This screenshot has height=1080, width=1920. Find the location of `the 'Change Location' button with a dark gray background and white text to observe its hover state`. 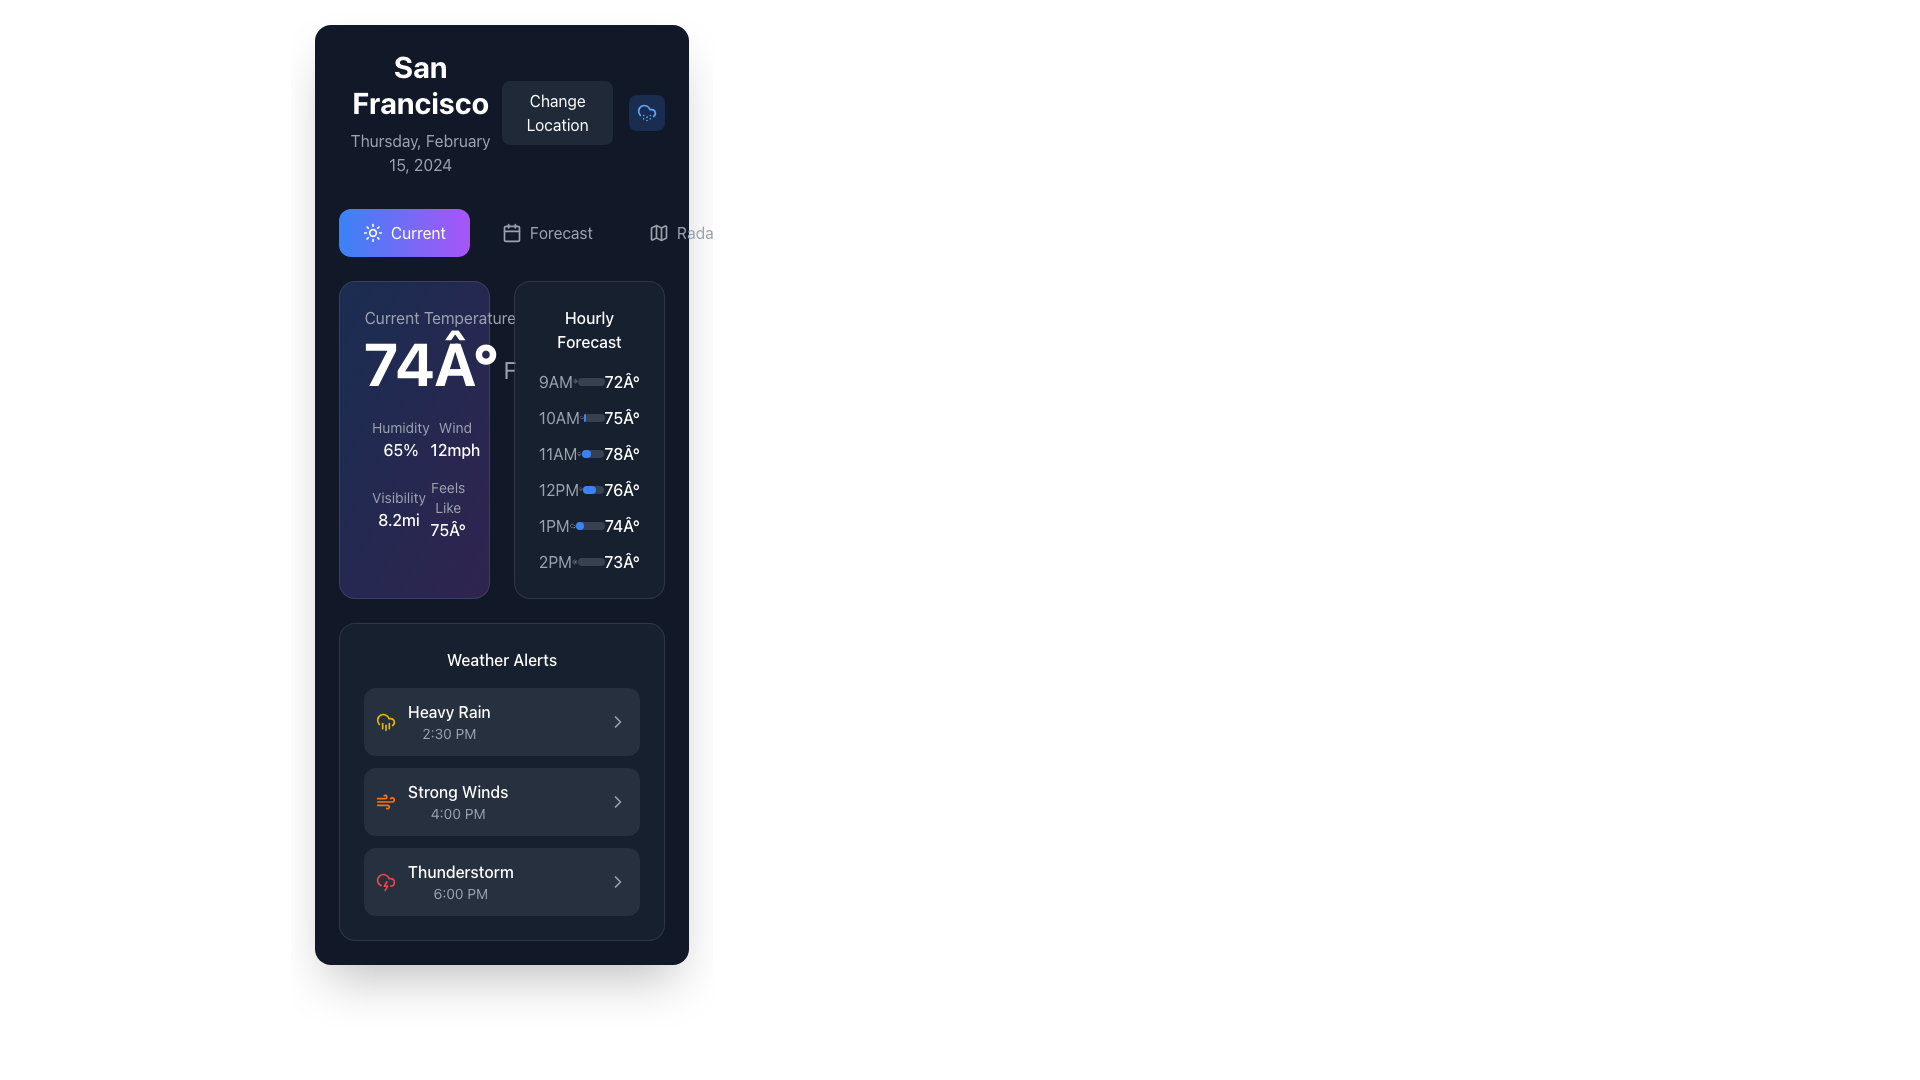

the 'Change Location' button with a dark gray background and white text to observe its hover state is located at coordinates (557, 112).